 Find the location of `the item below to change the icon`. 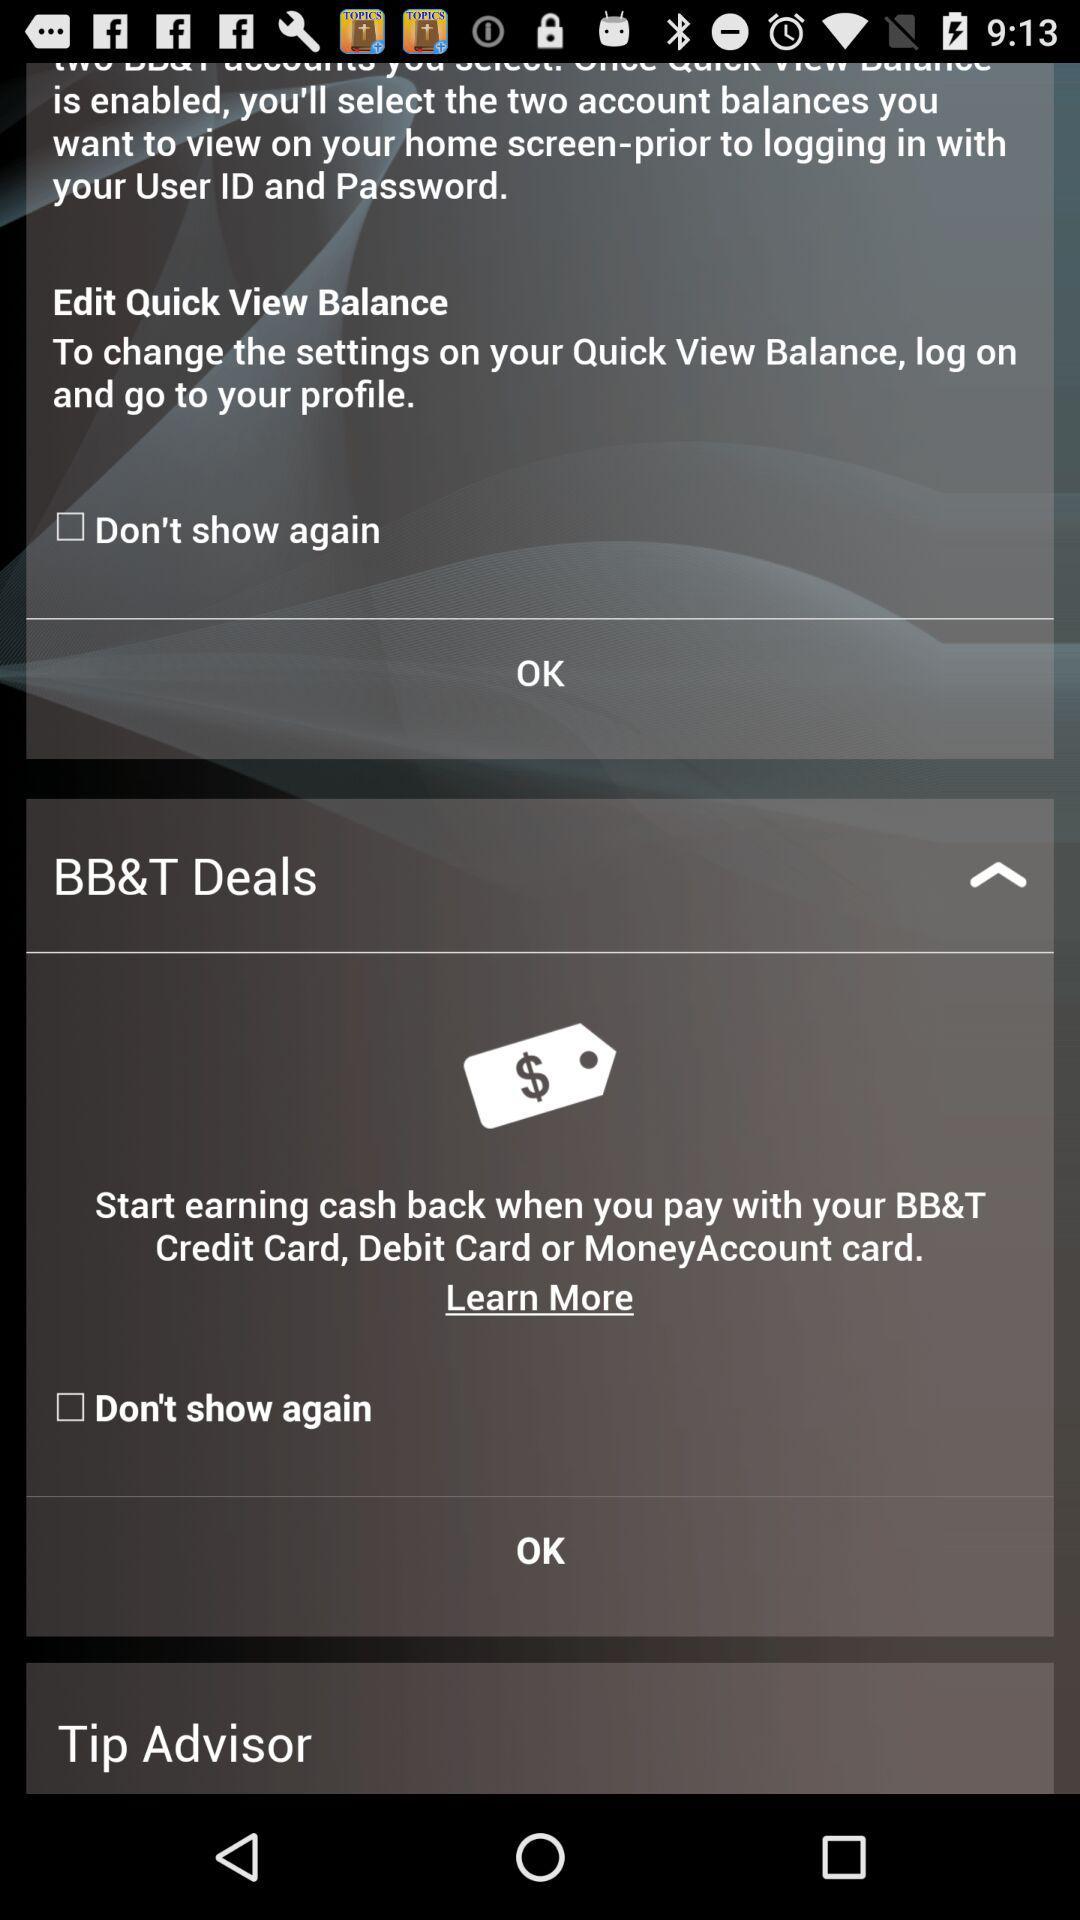

the item below to change the icon is located at coordinates (72, 526).